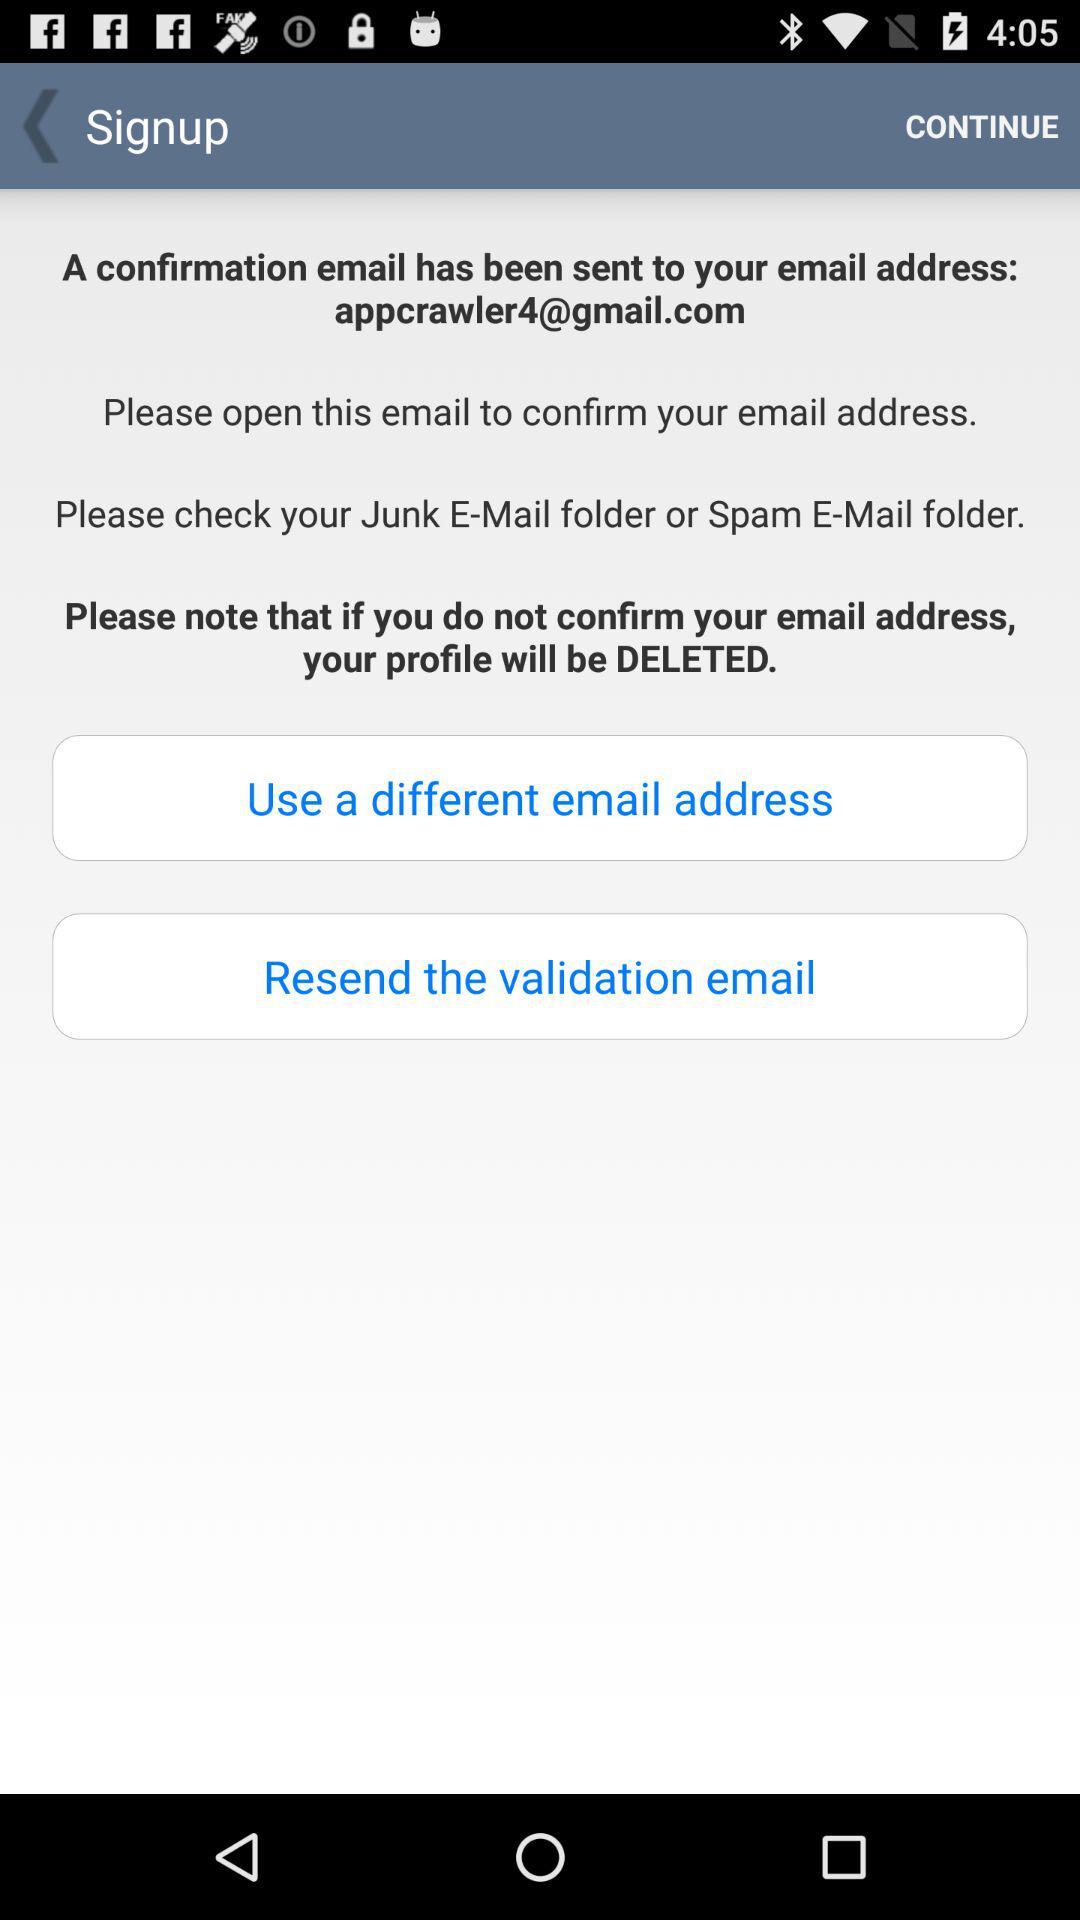  Describe the element at coordinates (981, 124) in the screenshot. I see `icon above the a confirmation email app` at that location.